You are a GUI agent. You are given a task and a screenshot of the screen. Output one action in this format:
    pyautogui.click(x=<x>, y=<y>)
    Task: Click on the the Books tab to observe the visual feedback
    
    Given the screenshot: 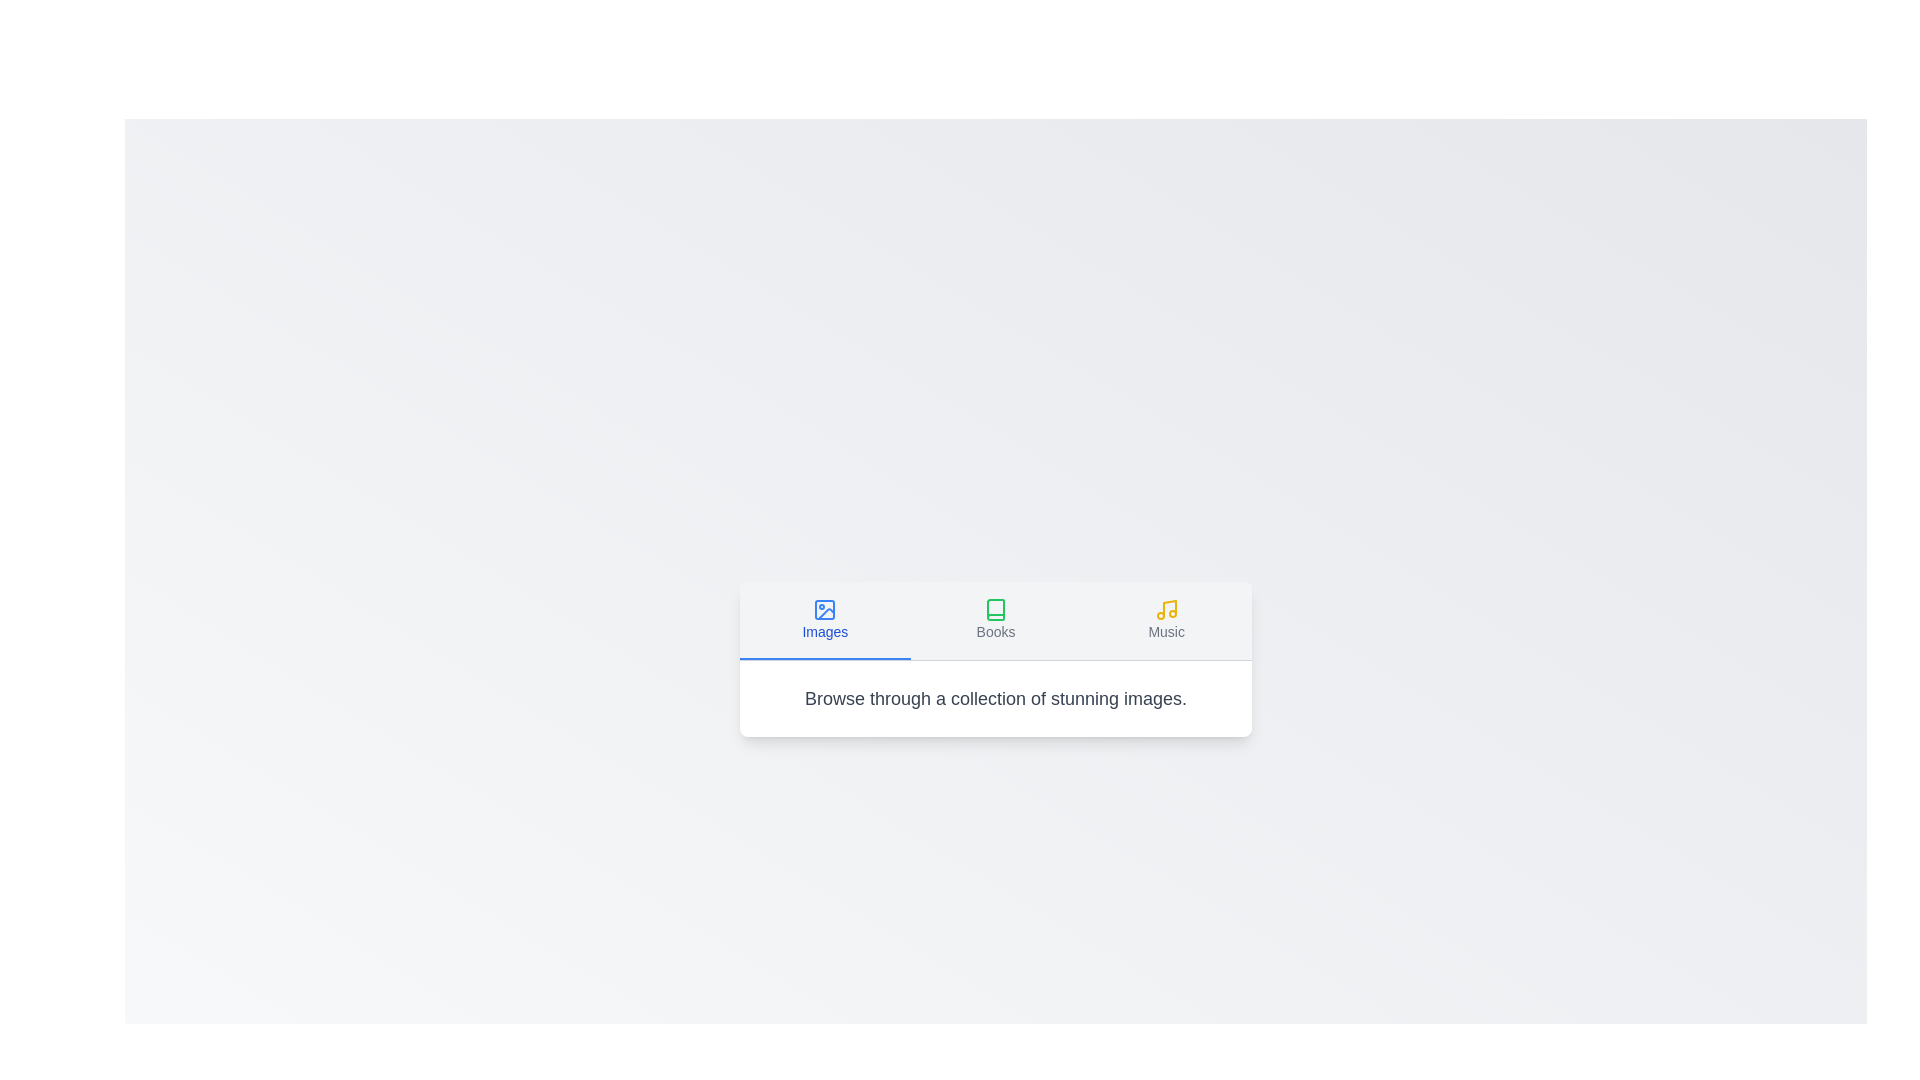 What is the action you would take?
    pyautogui.click(x=996, y=619)
    